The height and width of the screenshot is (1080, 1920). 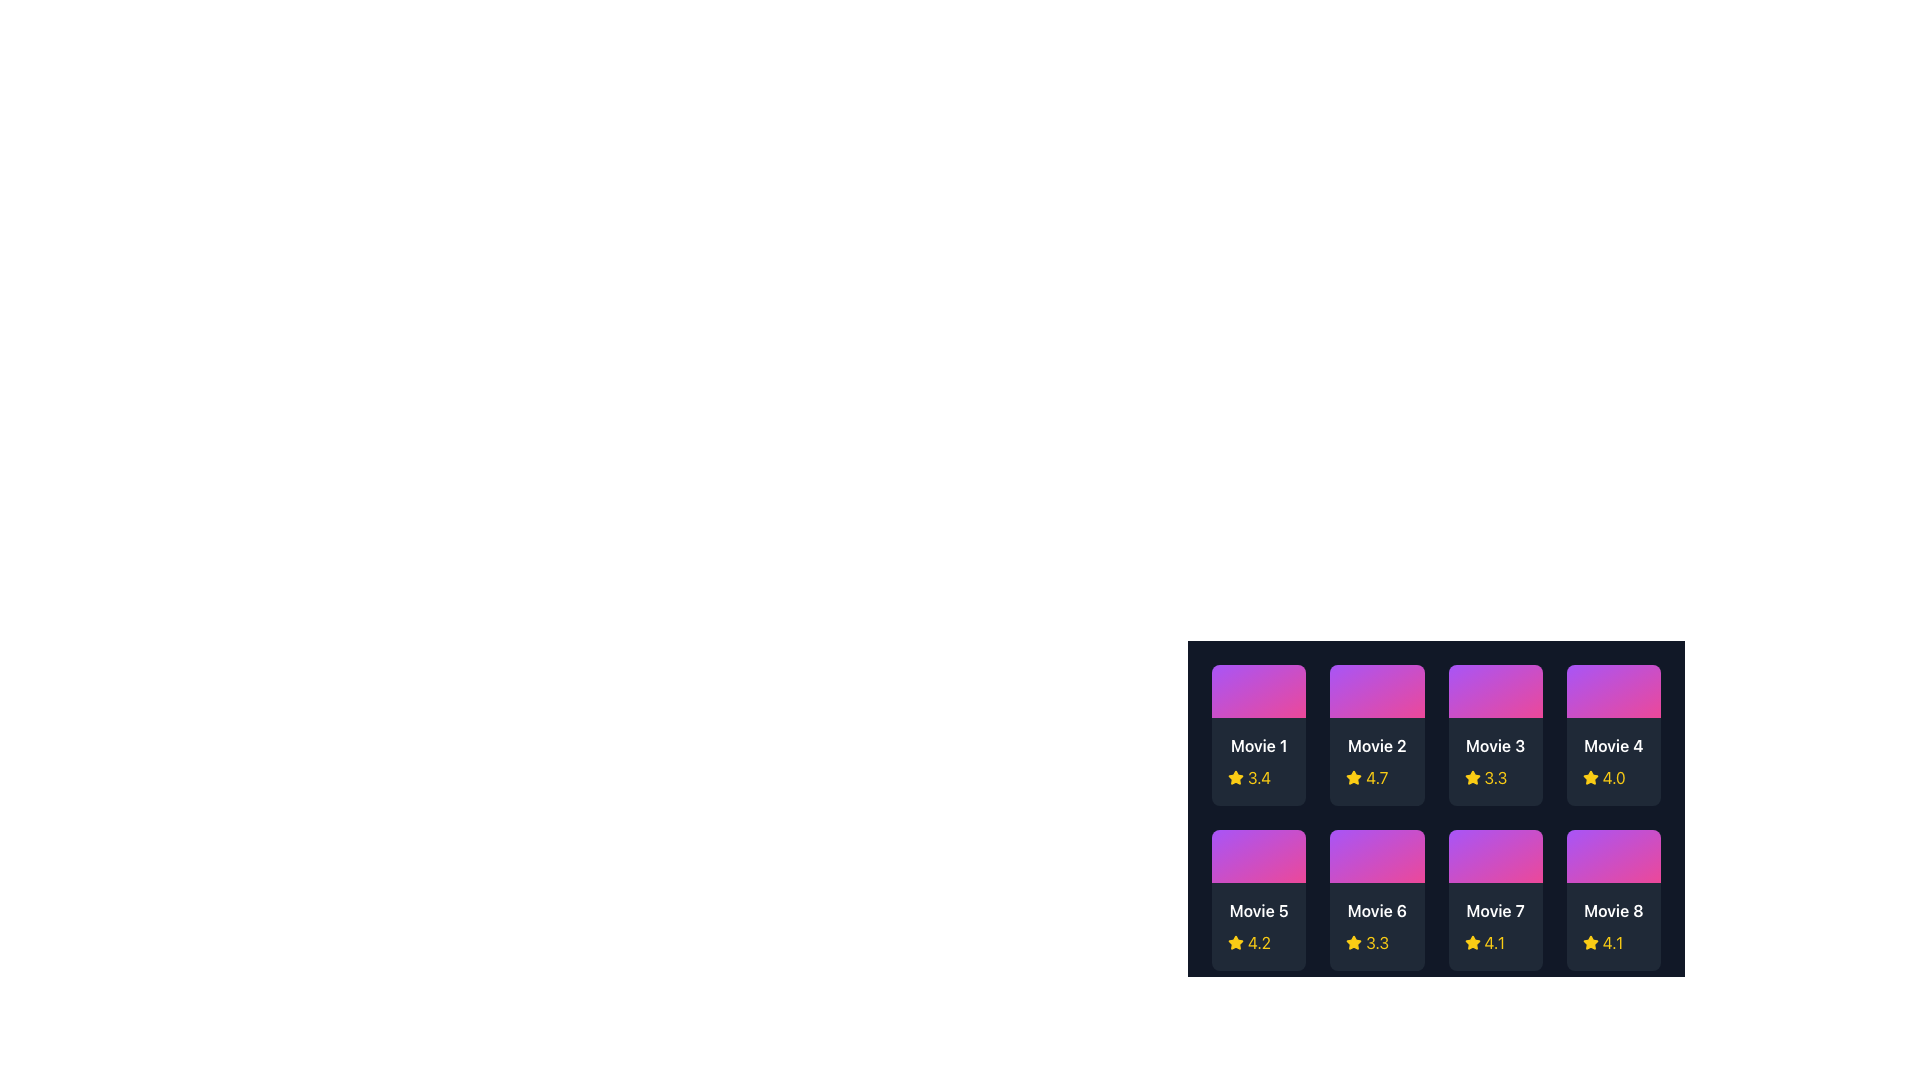 I want to click on the yellow star icon indicating a rating for the sixth movie item, located next to the score '3.3', so click(x=1354, y=943).